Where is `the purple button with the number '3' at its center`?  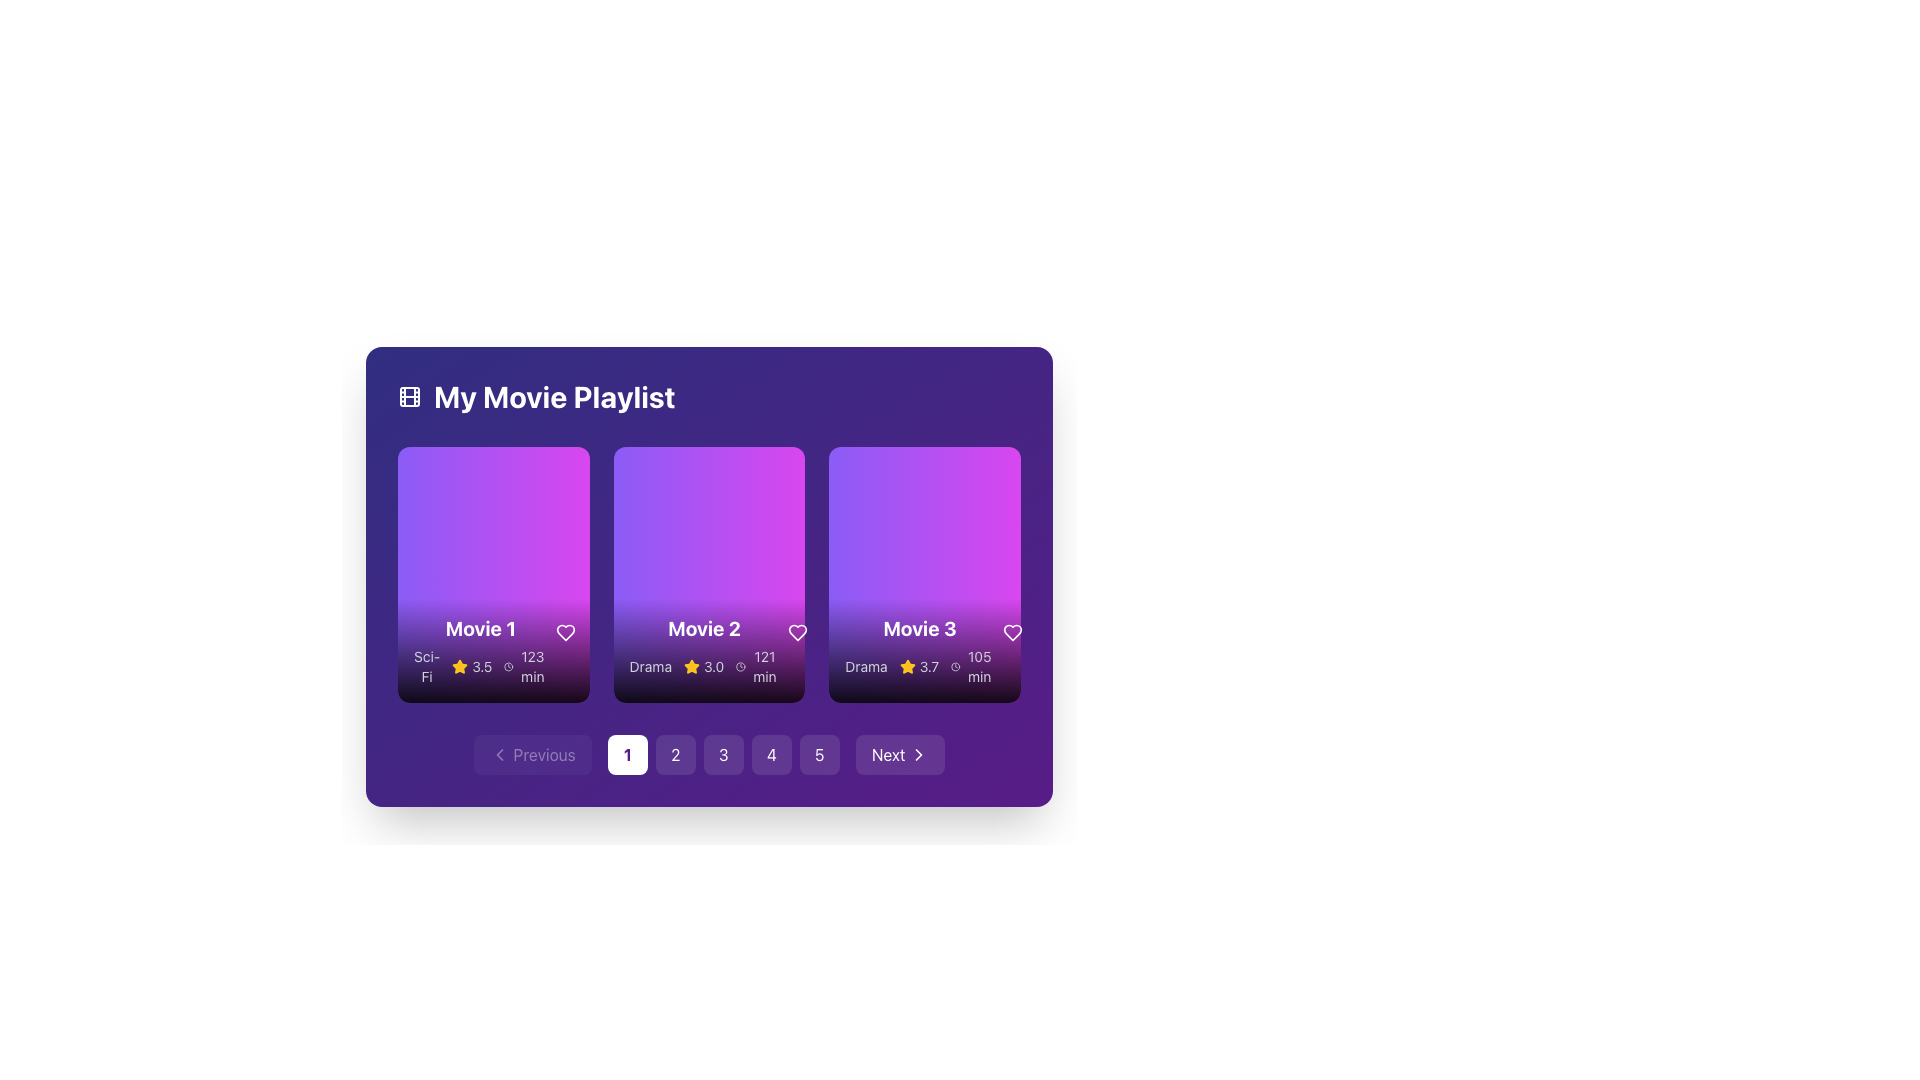 the purple button with the number '3' at its center is located at coordinates (722, 755).